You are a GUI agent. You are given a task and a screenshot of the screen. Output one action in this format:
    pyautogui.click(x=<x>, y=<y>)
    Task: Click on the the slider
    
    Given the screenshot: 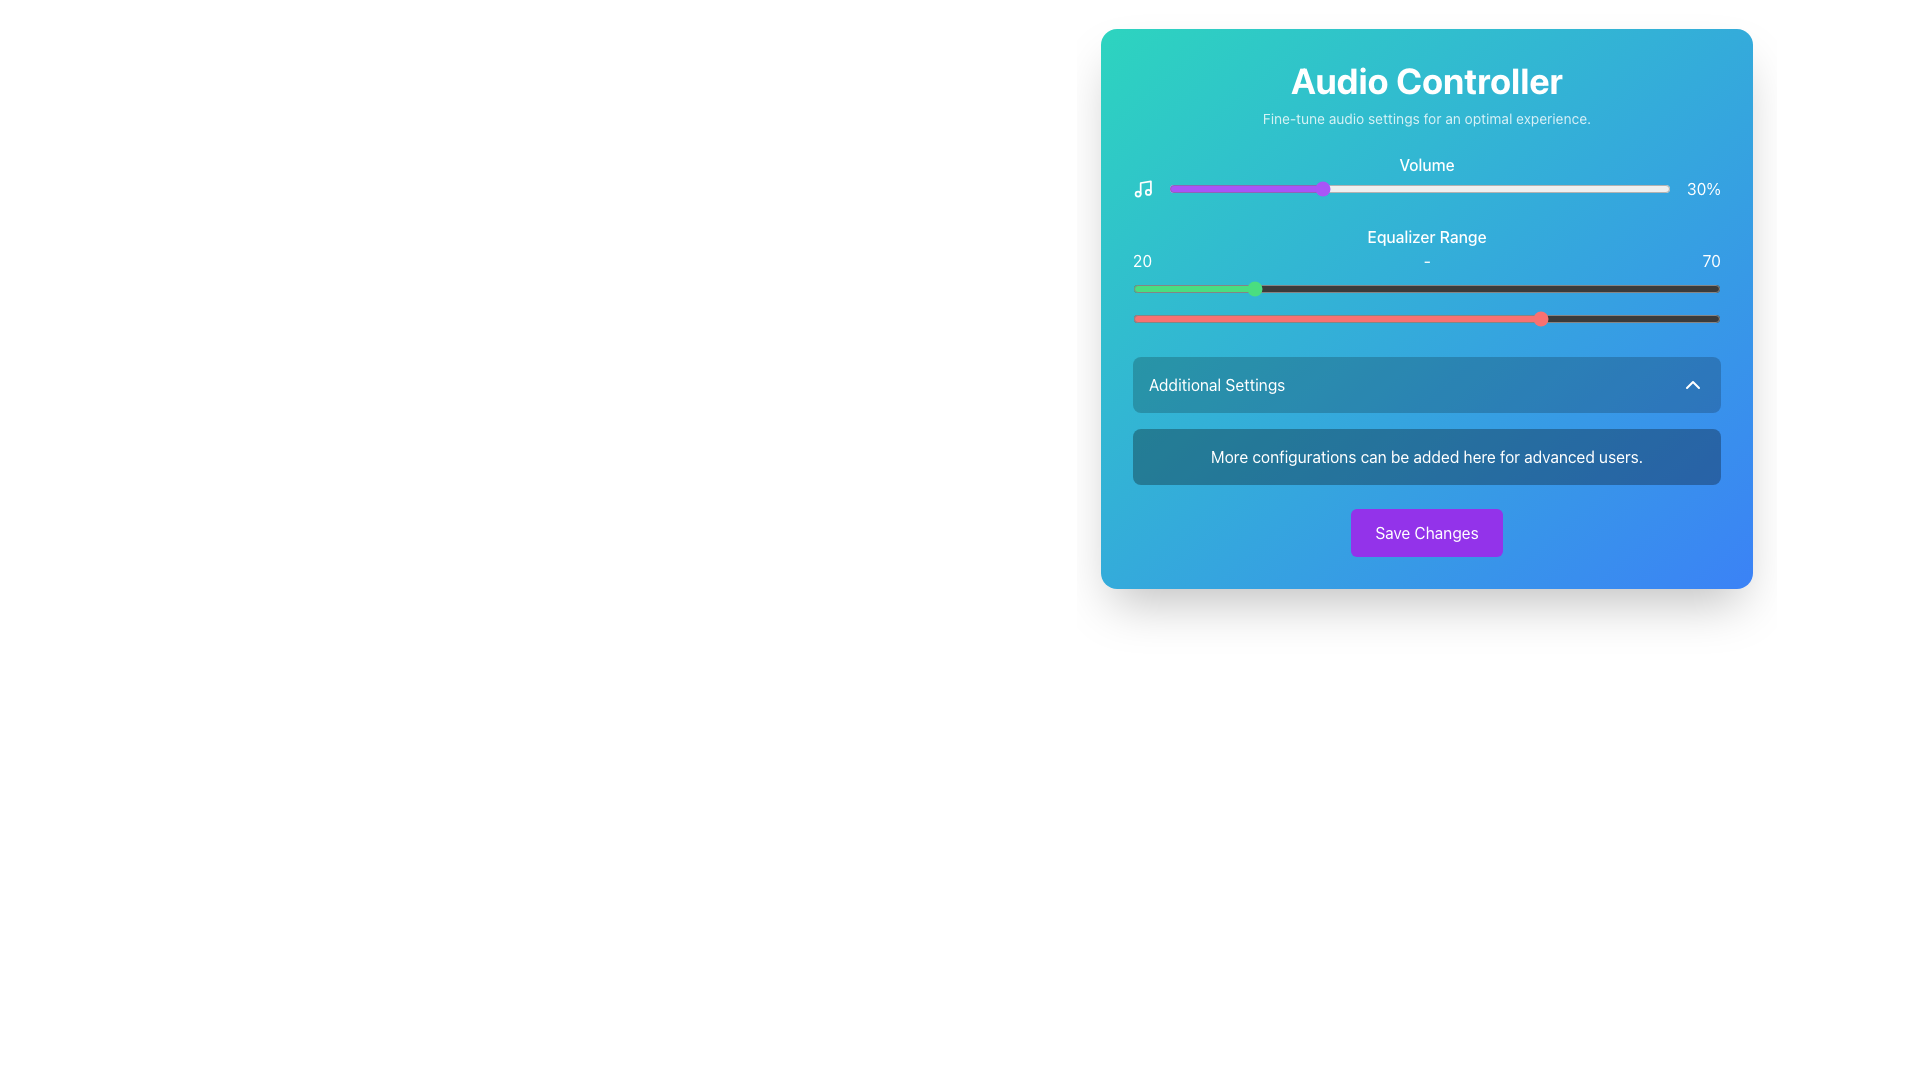 What is the action you would take?
    pyautogui.click(x=1273, y=189)
    